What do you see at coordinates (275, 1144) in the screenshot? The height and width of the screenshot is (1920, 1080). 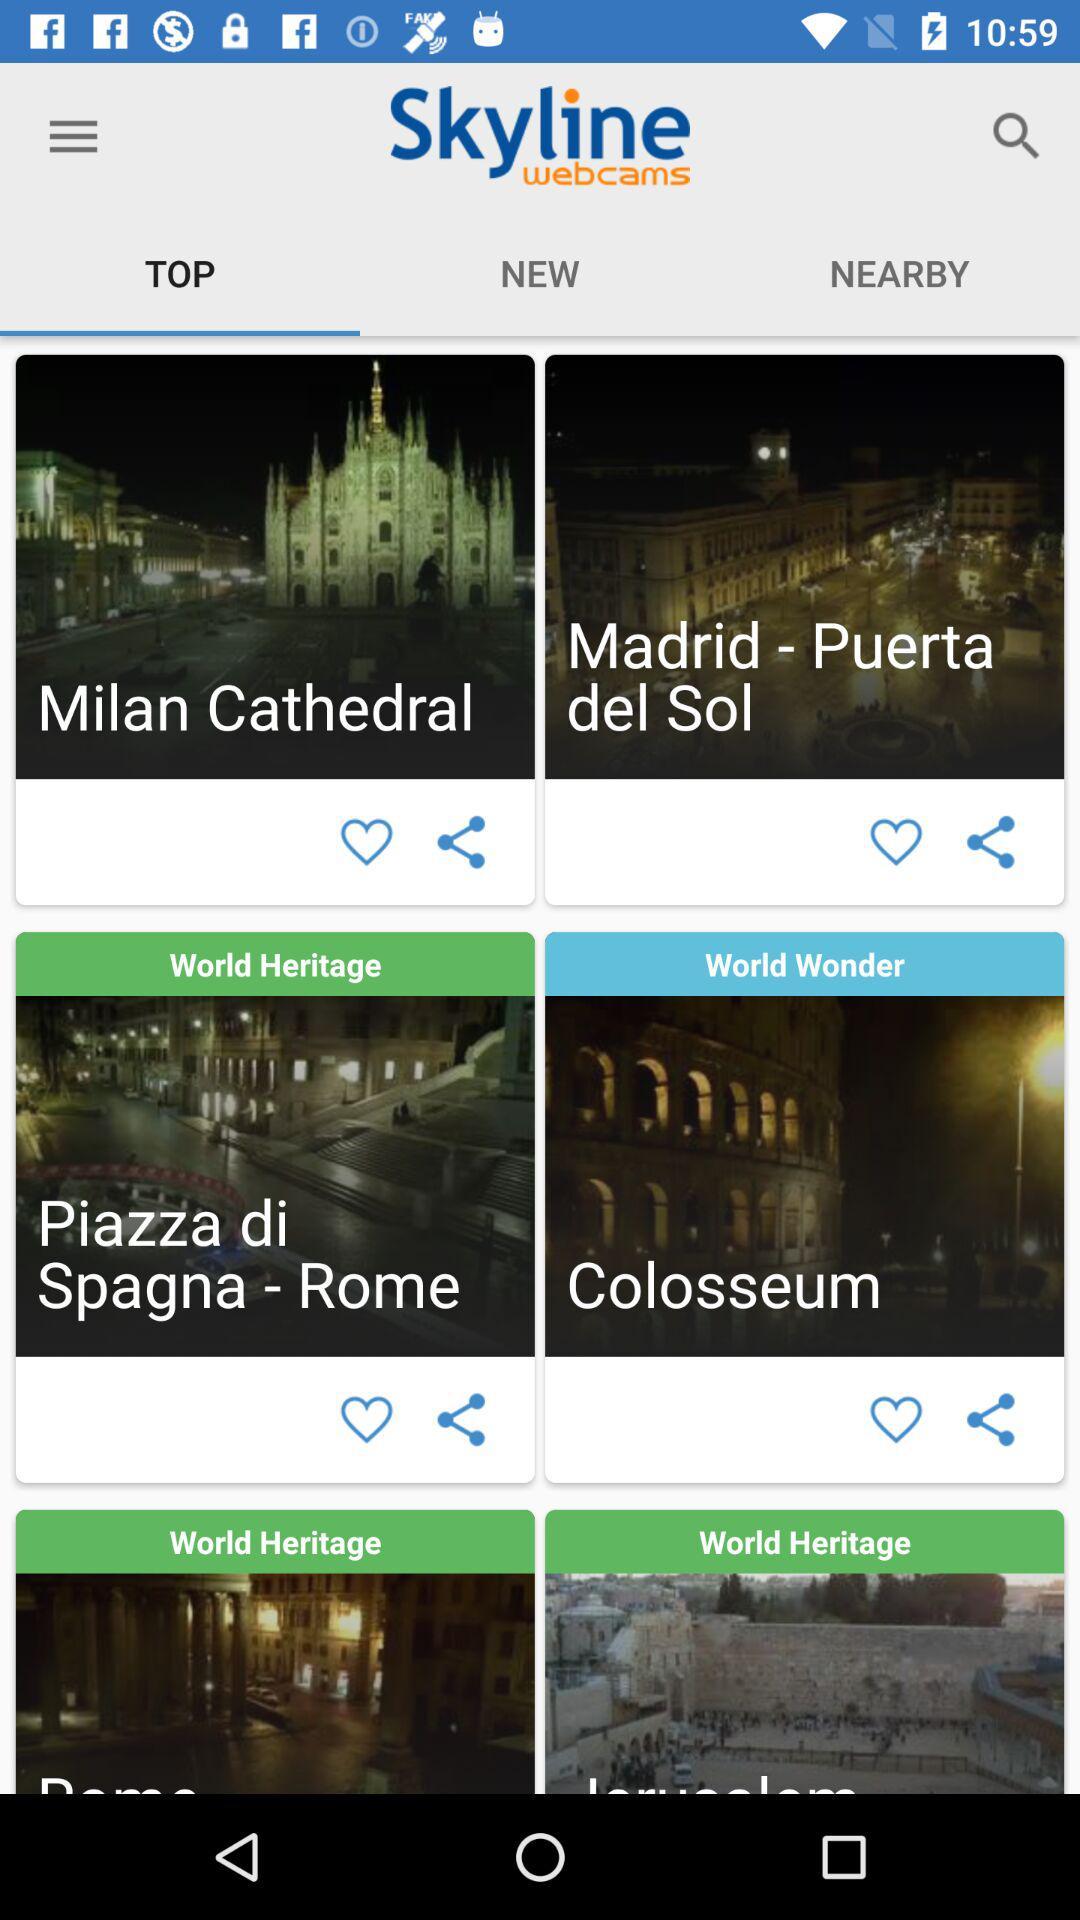 I see `the webcam` at bounding box center [275, 1144].